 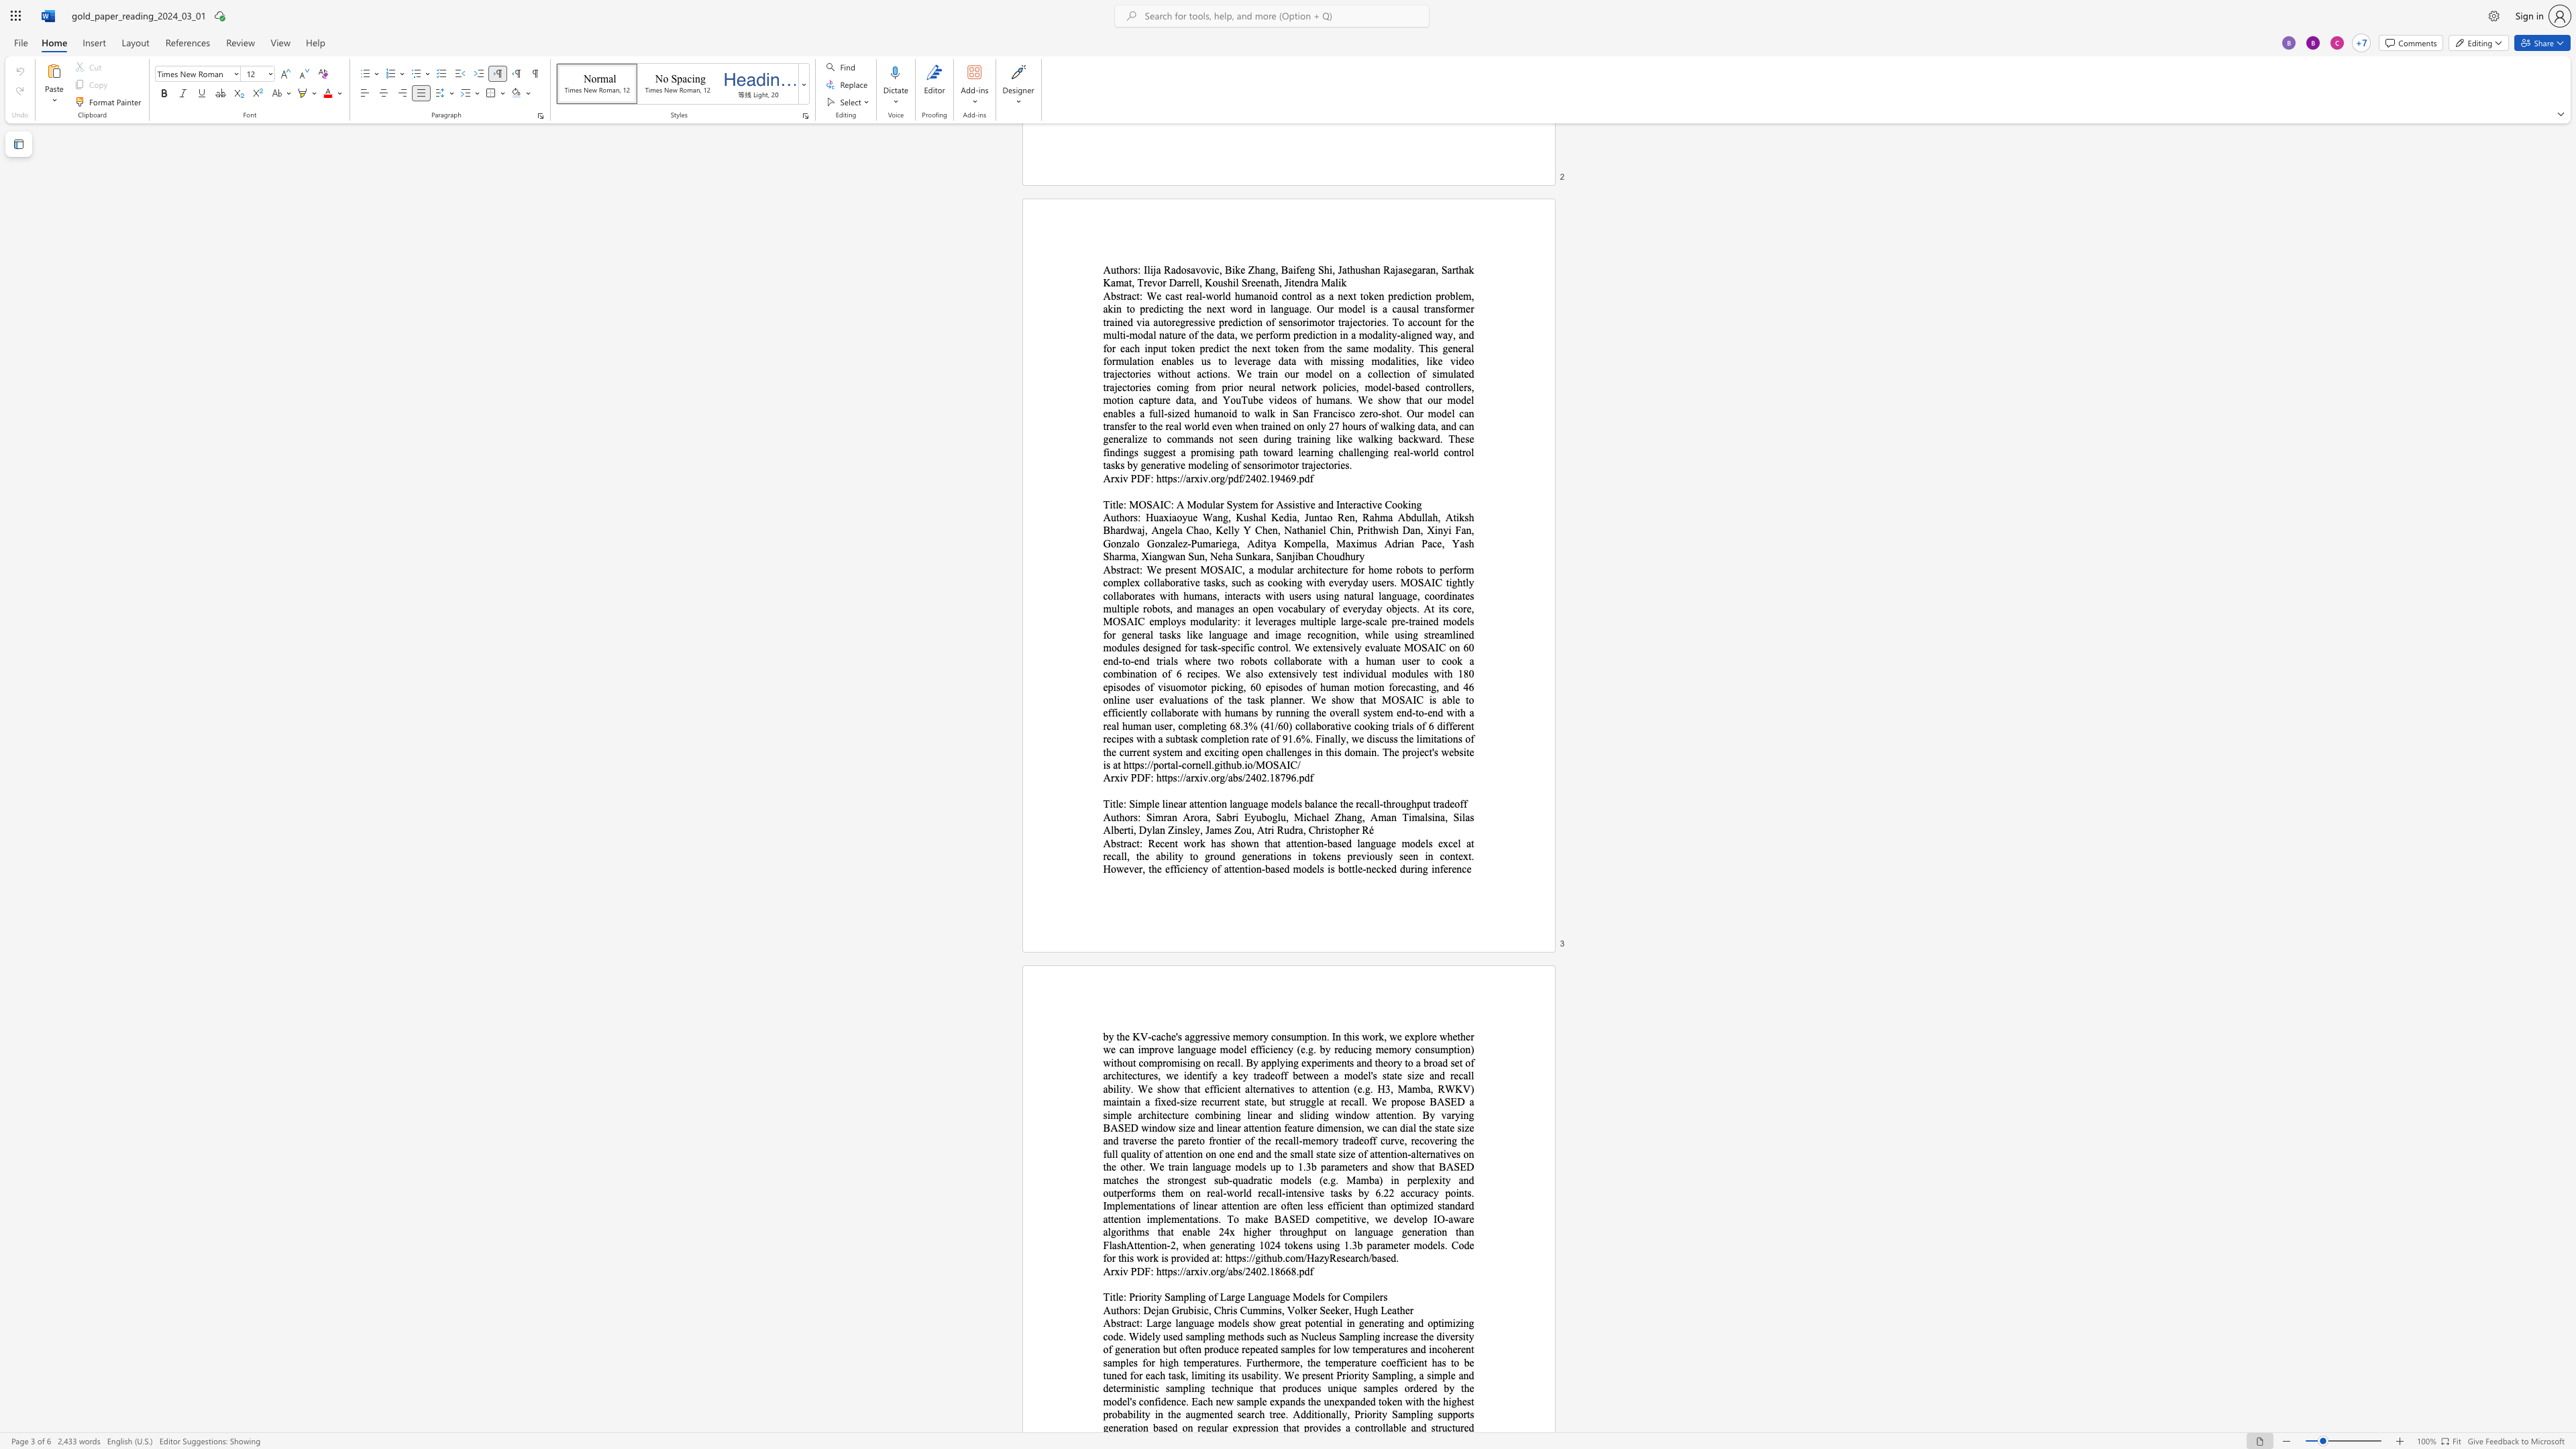 I want to click on the space between the continuous character "b" and "s" in the text, so click(x=1237, y=1271).